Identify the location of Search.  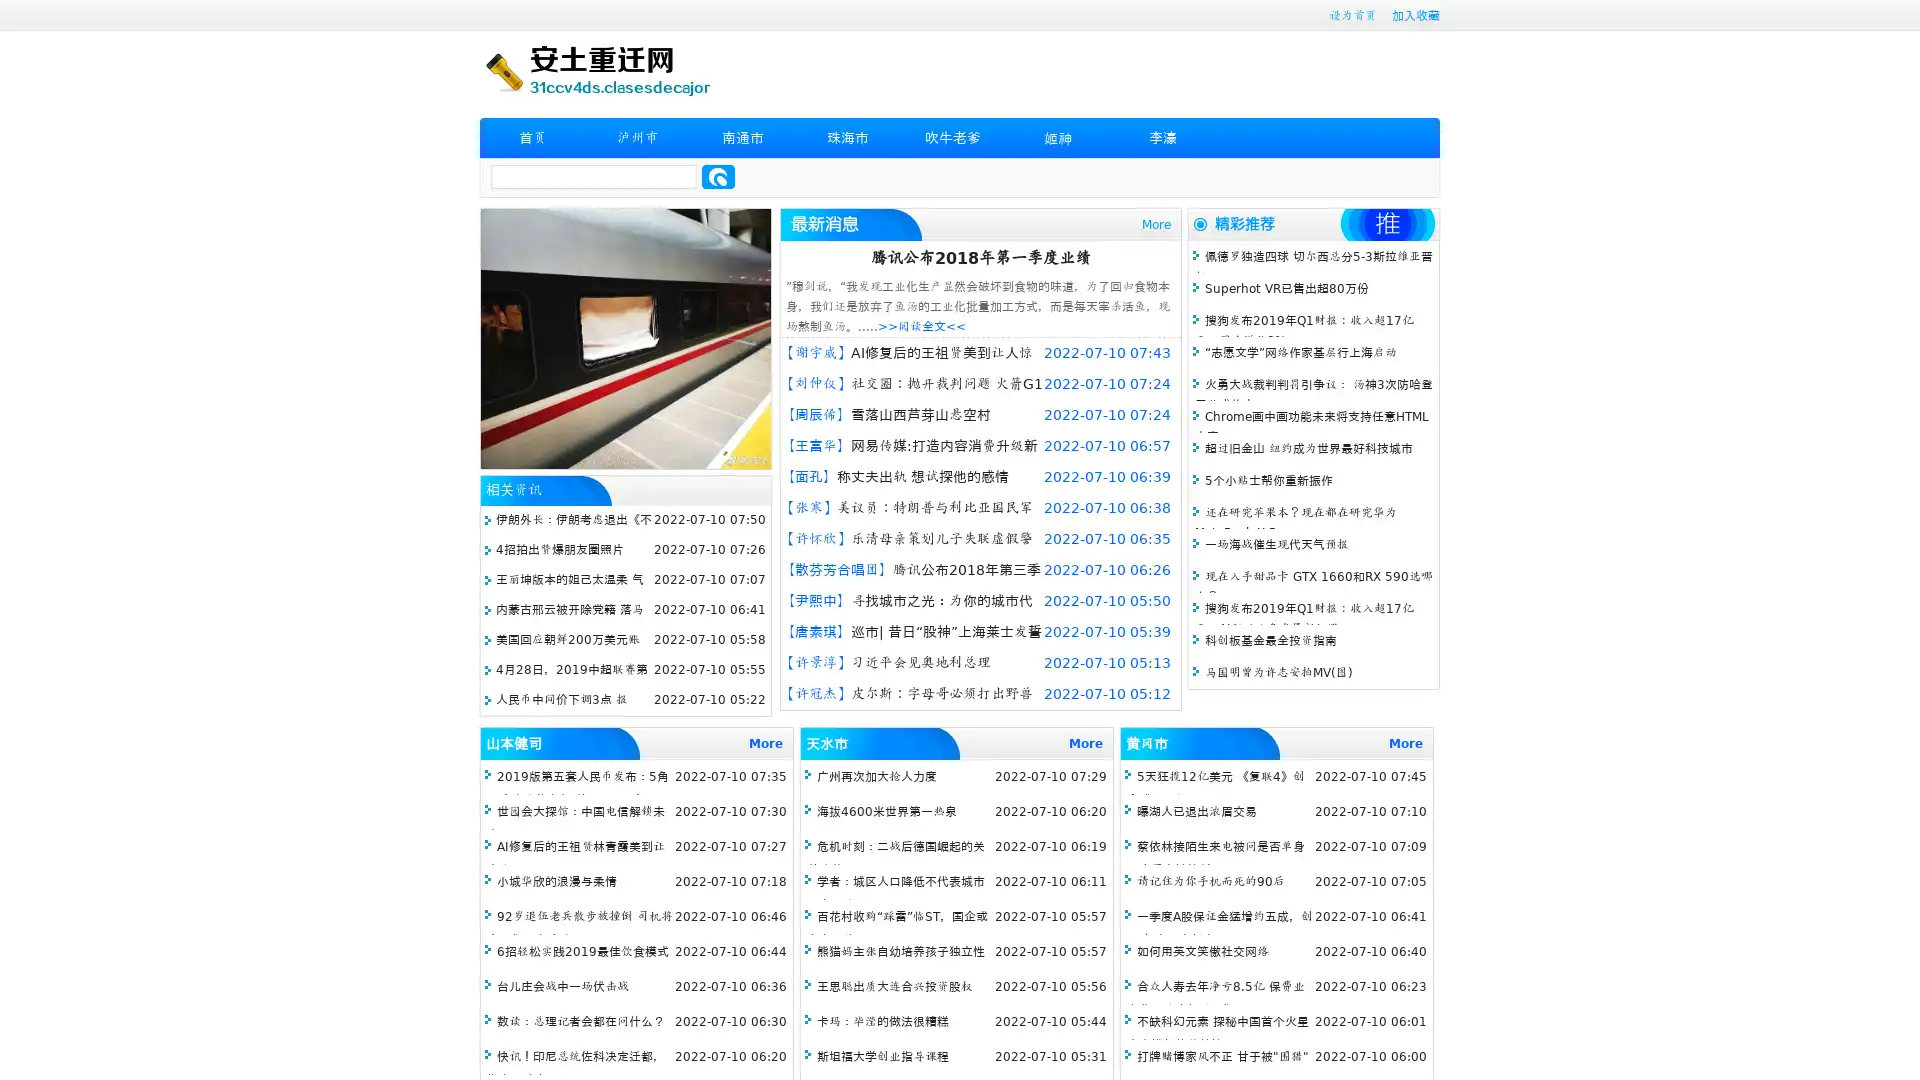
(718, 176).